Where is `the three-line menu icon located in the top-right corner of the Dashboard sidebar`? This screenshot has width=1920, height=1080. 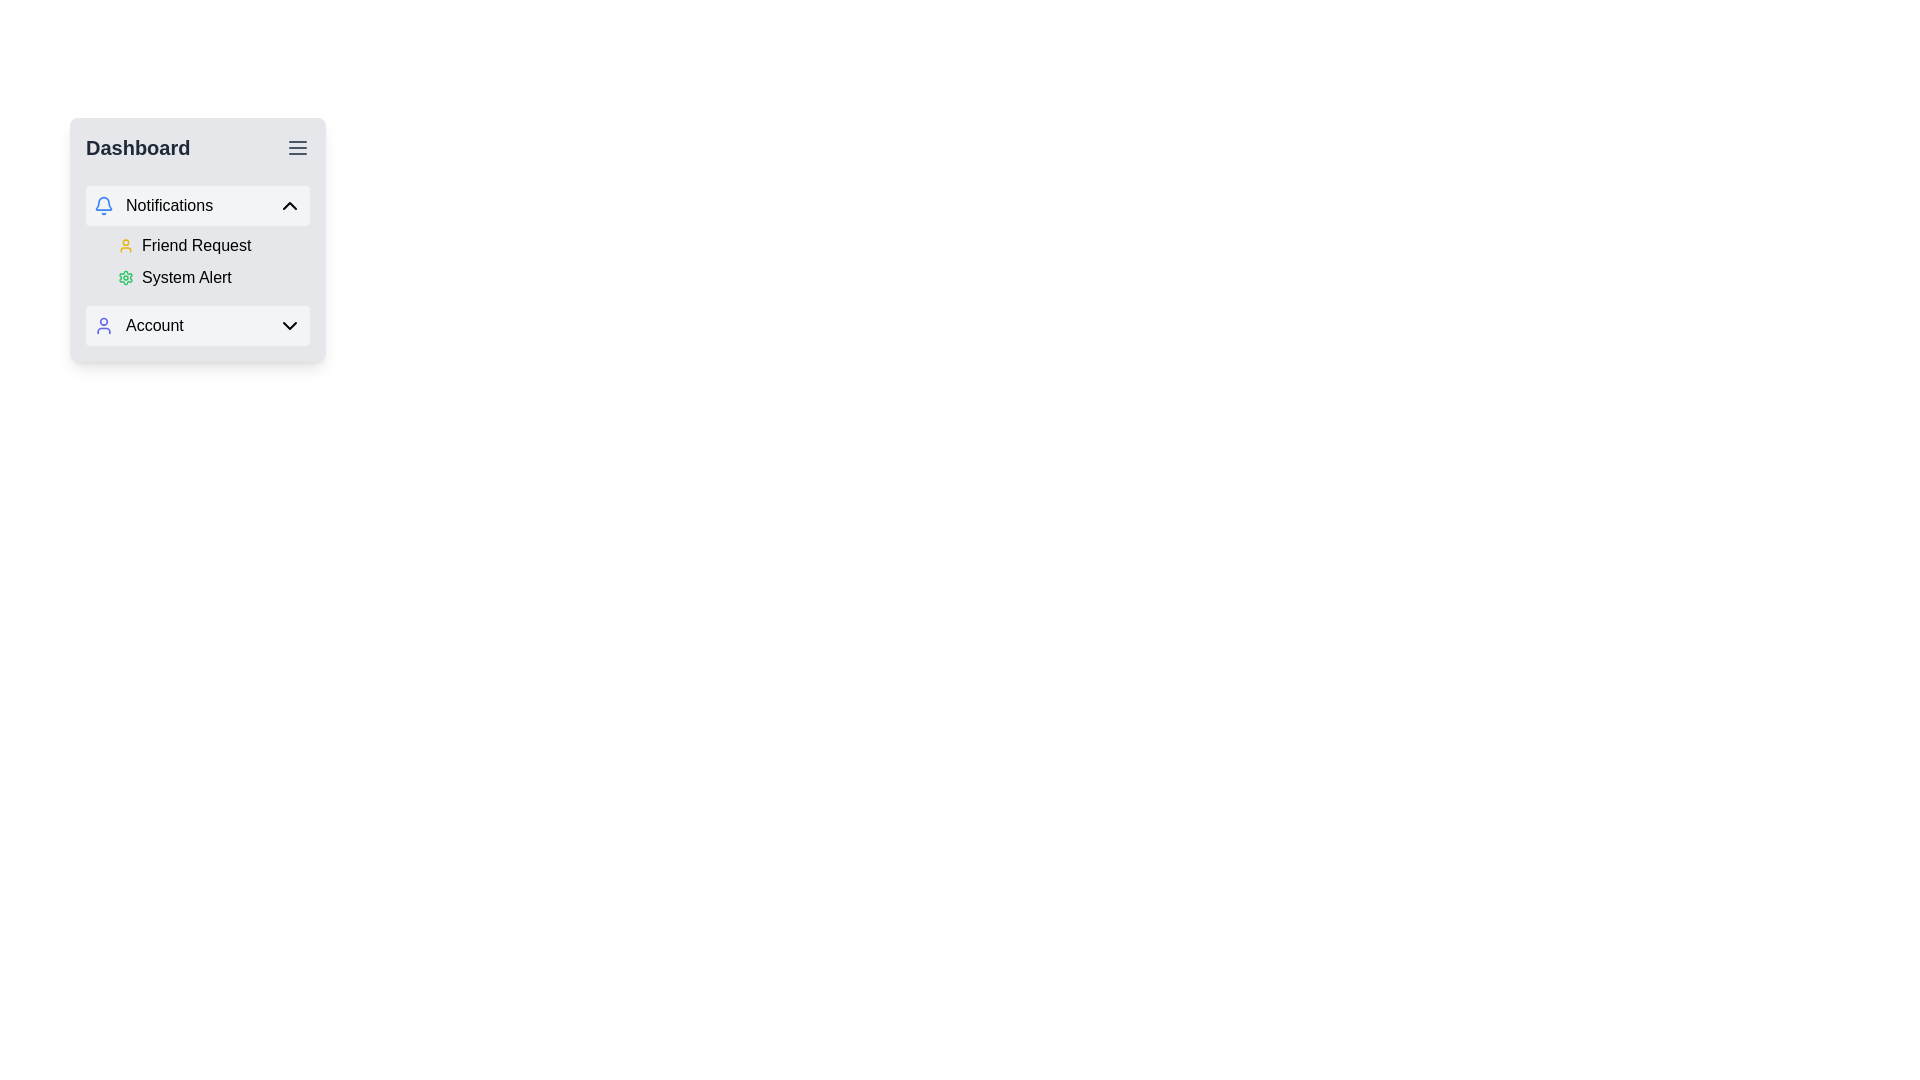
the three-line menu icon located in the top-right corner of the Dashboard sidebar is located at coordinates (296, 146).